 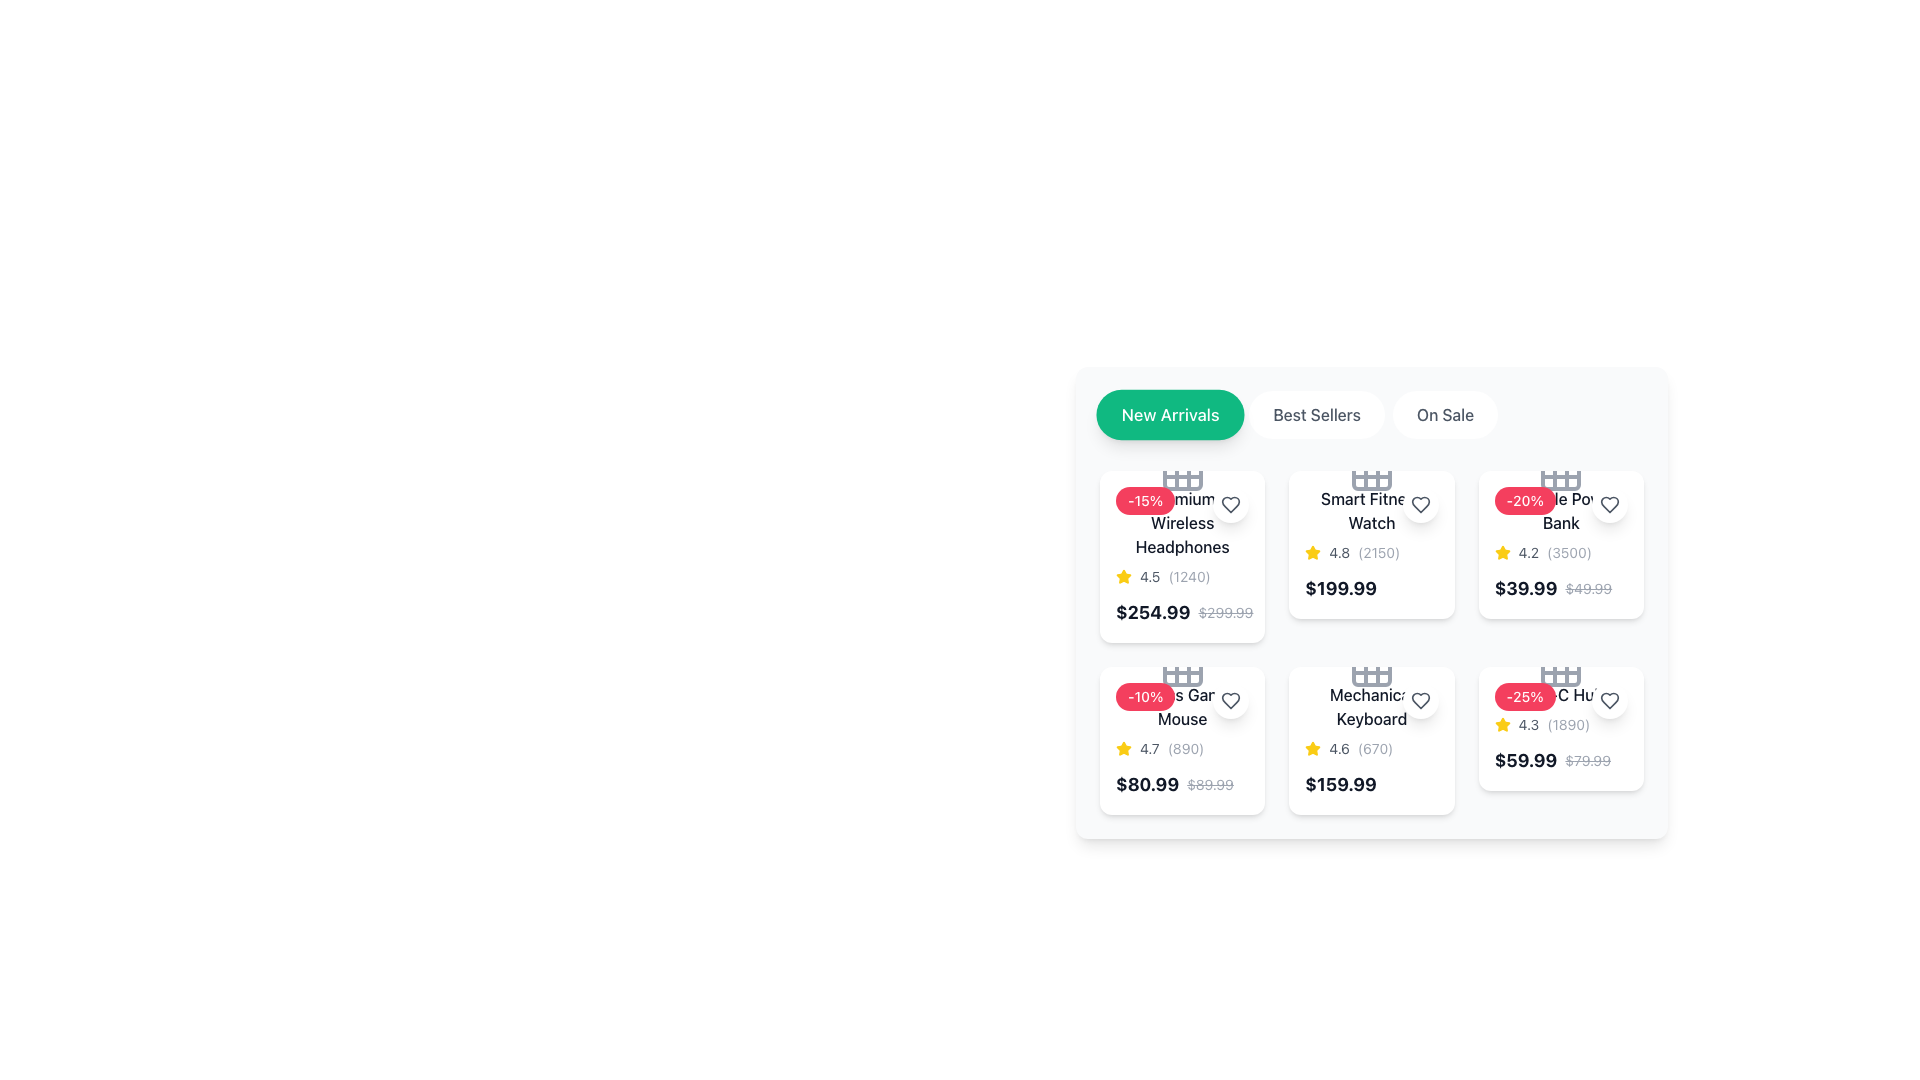 What do you see at coordinates (1339, 748) in the screenshot?
I see `rating value displayed as '4.6' in gray color, located in the product card interface near the star icon and review count` at bounding box center [1339, 748].